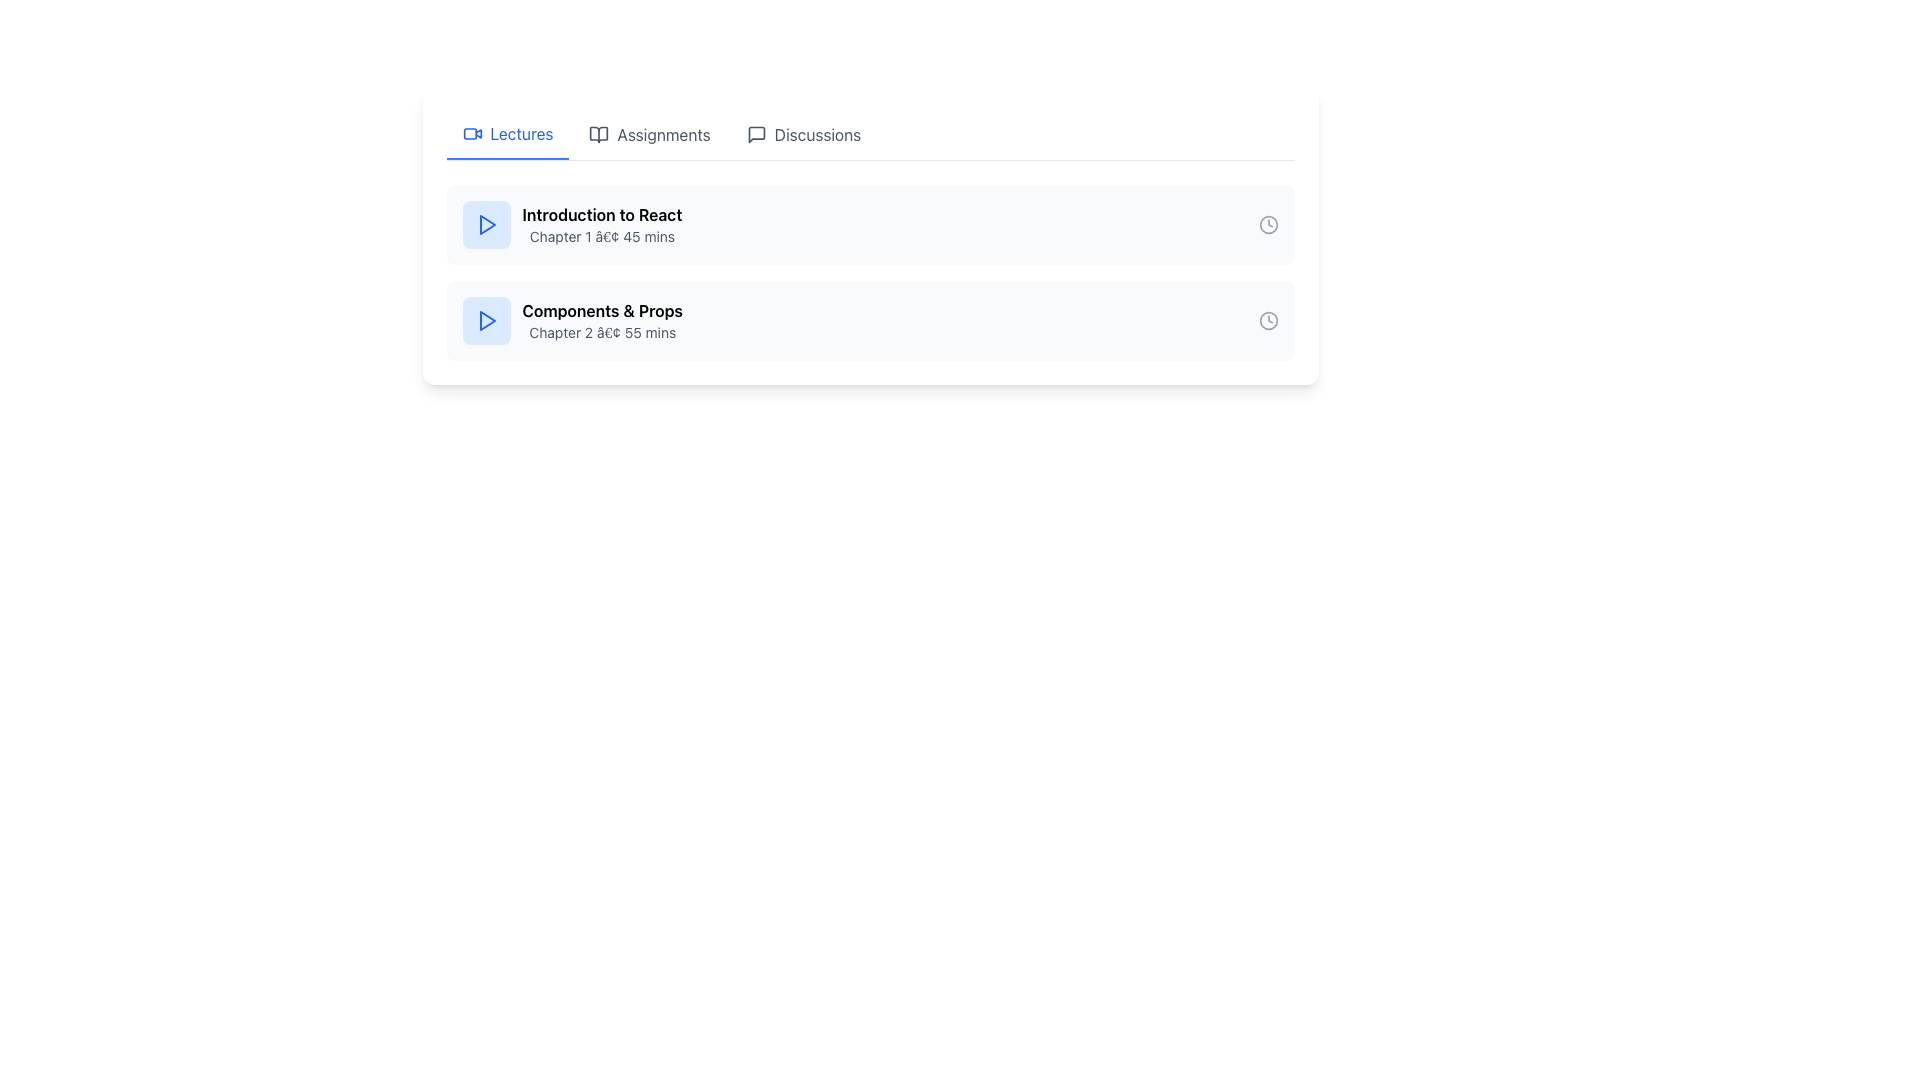  I want to click on the text label indicating 'Chapter 2' with a duration of '55 mins' located beneath 'Components & Props', so click(601, 331).